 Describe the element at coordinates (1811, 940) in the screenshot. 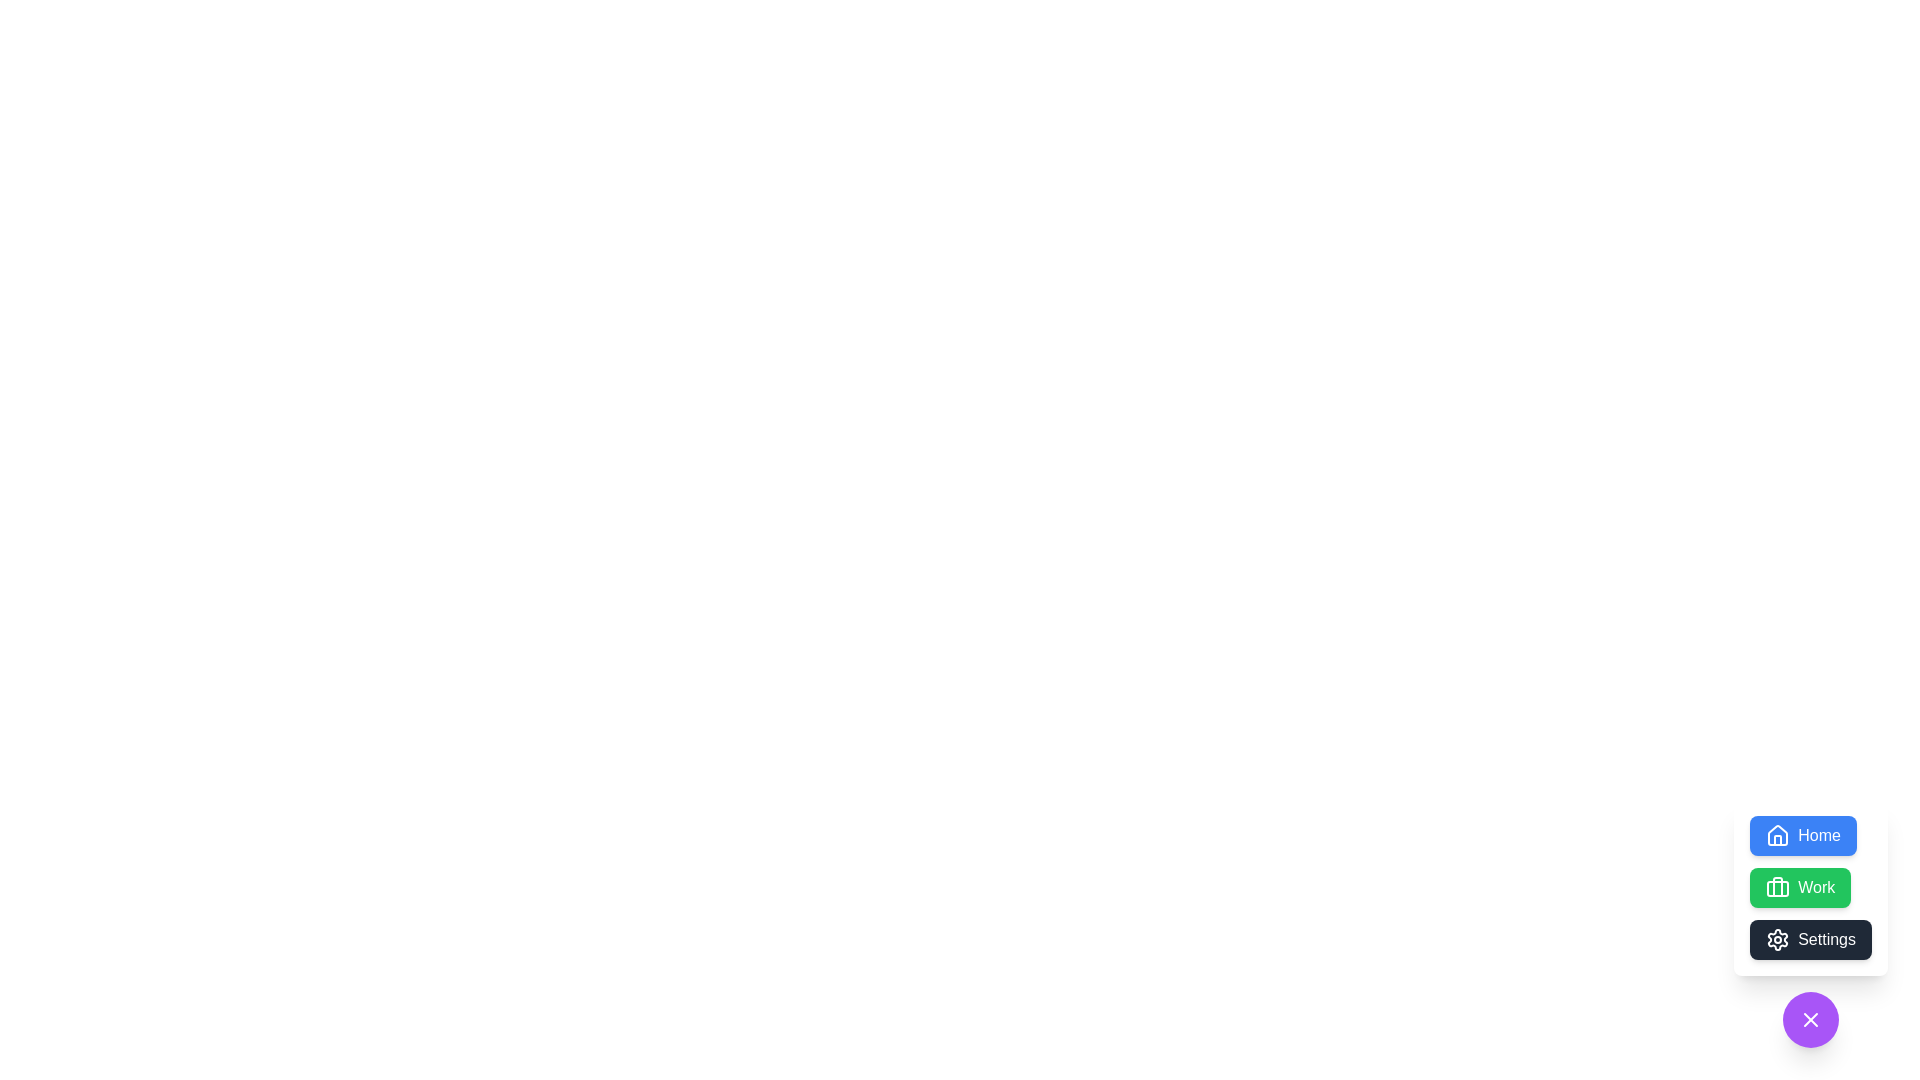

I see `the 'Settings' button, which is the third button in a vertical group of three buttons with a black background and a cogwheel icon next to the text 'Settings'` at that location.